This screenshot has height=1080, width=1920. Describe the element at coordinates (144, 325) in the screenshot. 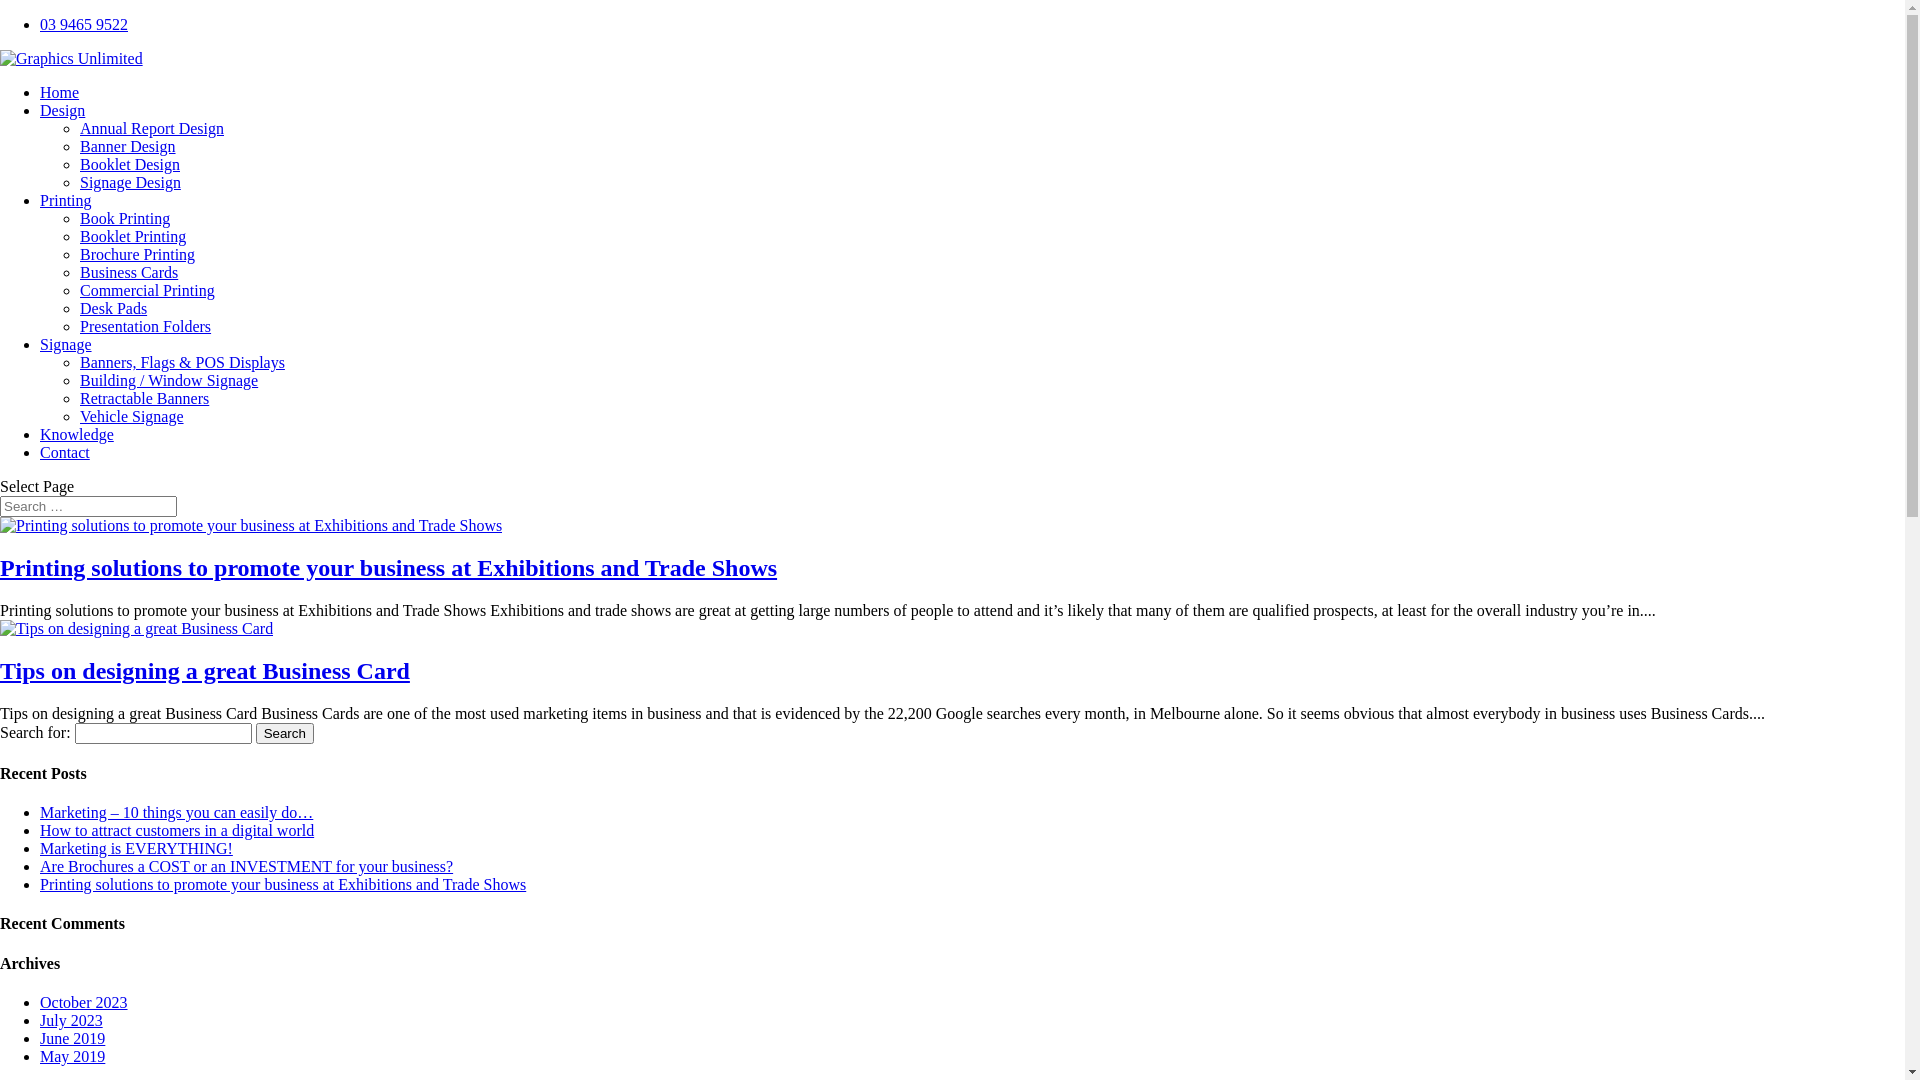

I see `'Presentation Folders'` at that location.